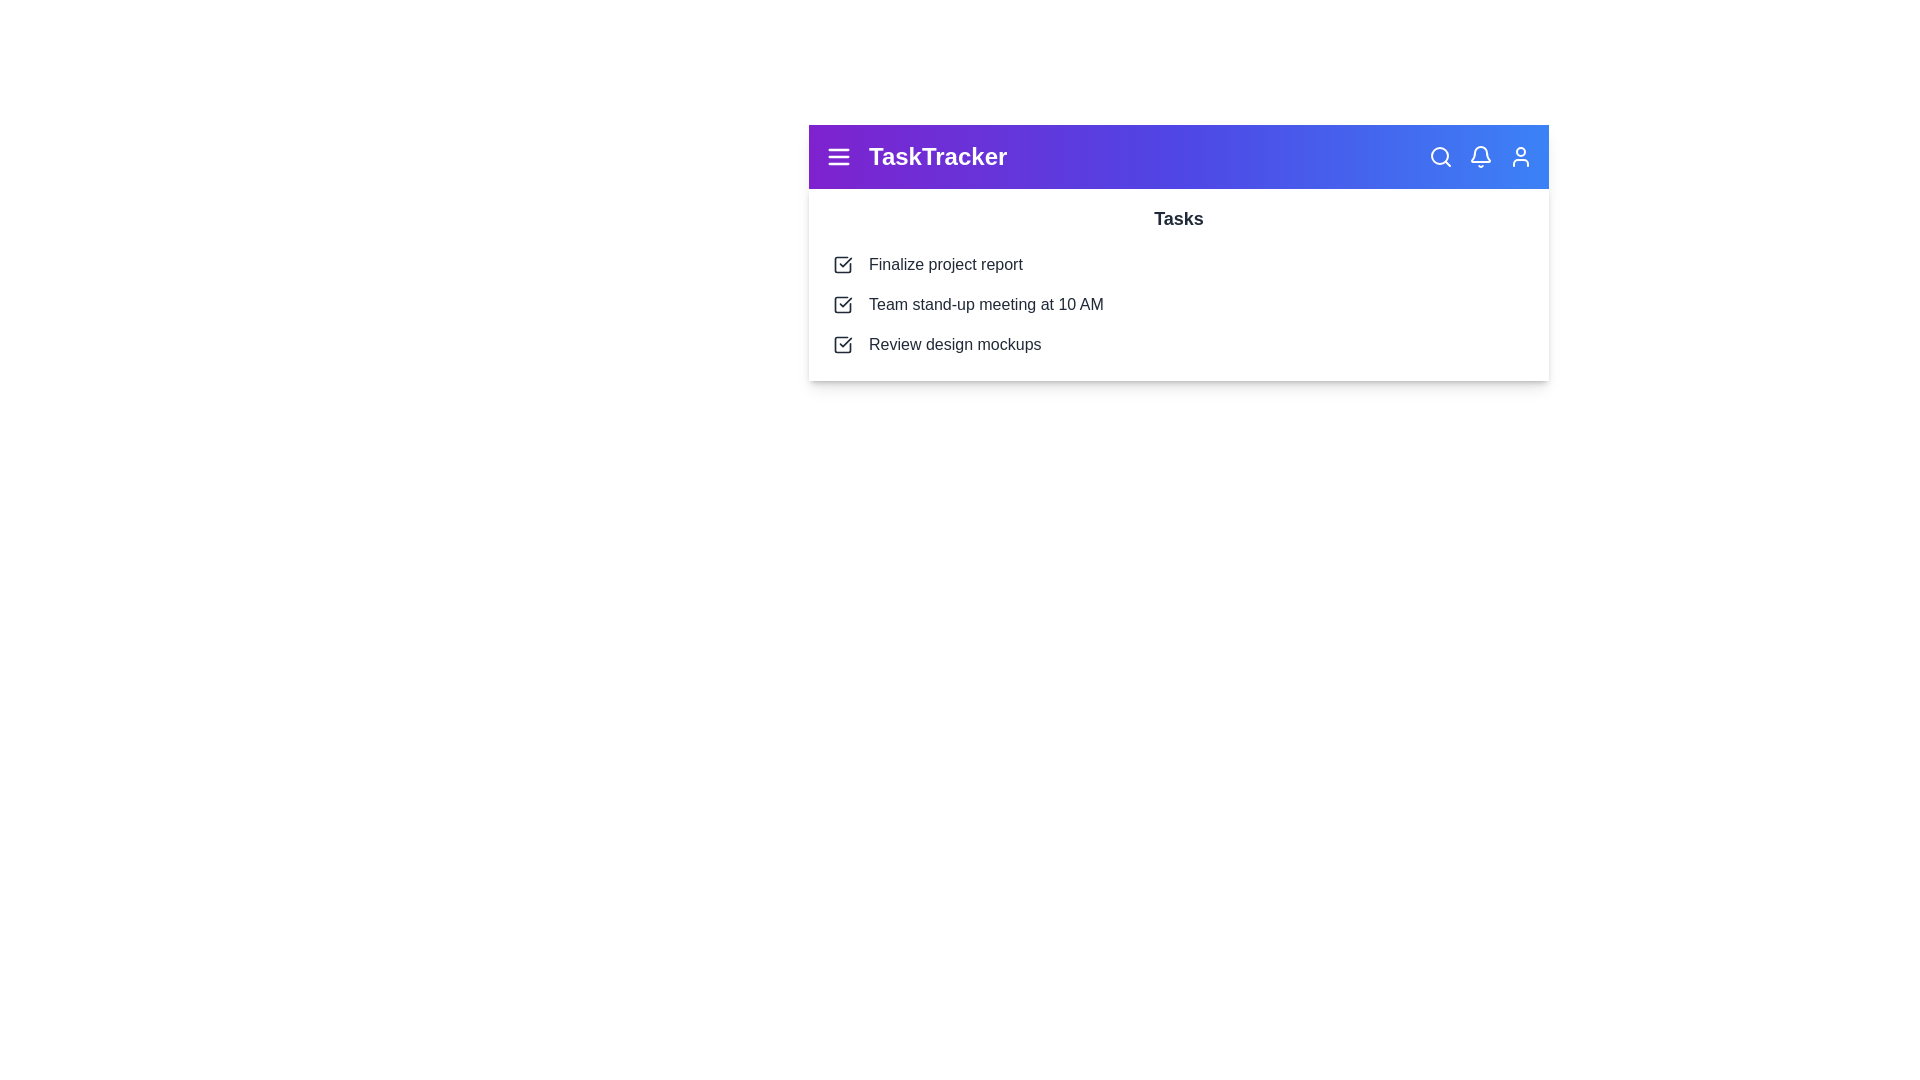 This screenshot has width=1920, height=1080. What do you see at coordinates (1440, 156) in the screenshot?
I see `the search icon in the app bar` at bounding box center [1440, 156].